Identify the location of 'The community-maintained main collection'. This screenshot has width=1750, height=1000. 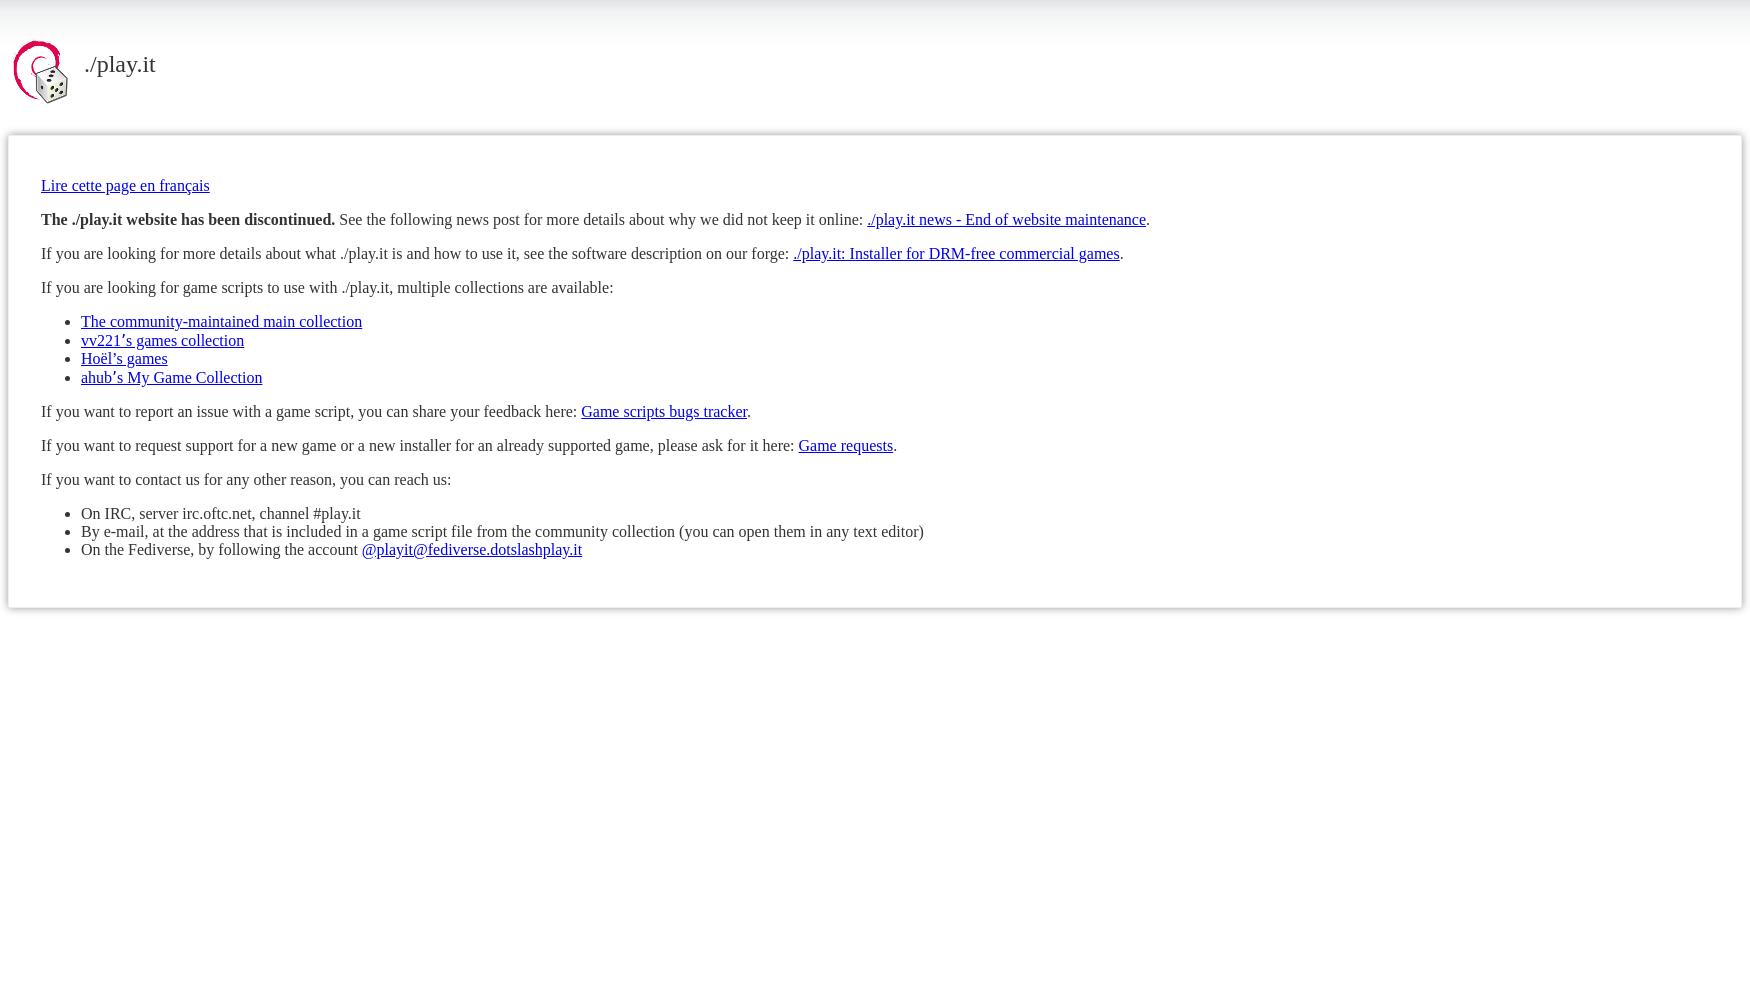
(81, 319).